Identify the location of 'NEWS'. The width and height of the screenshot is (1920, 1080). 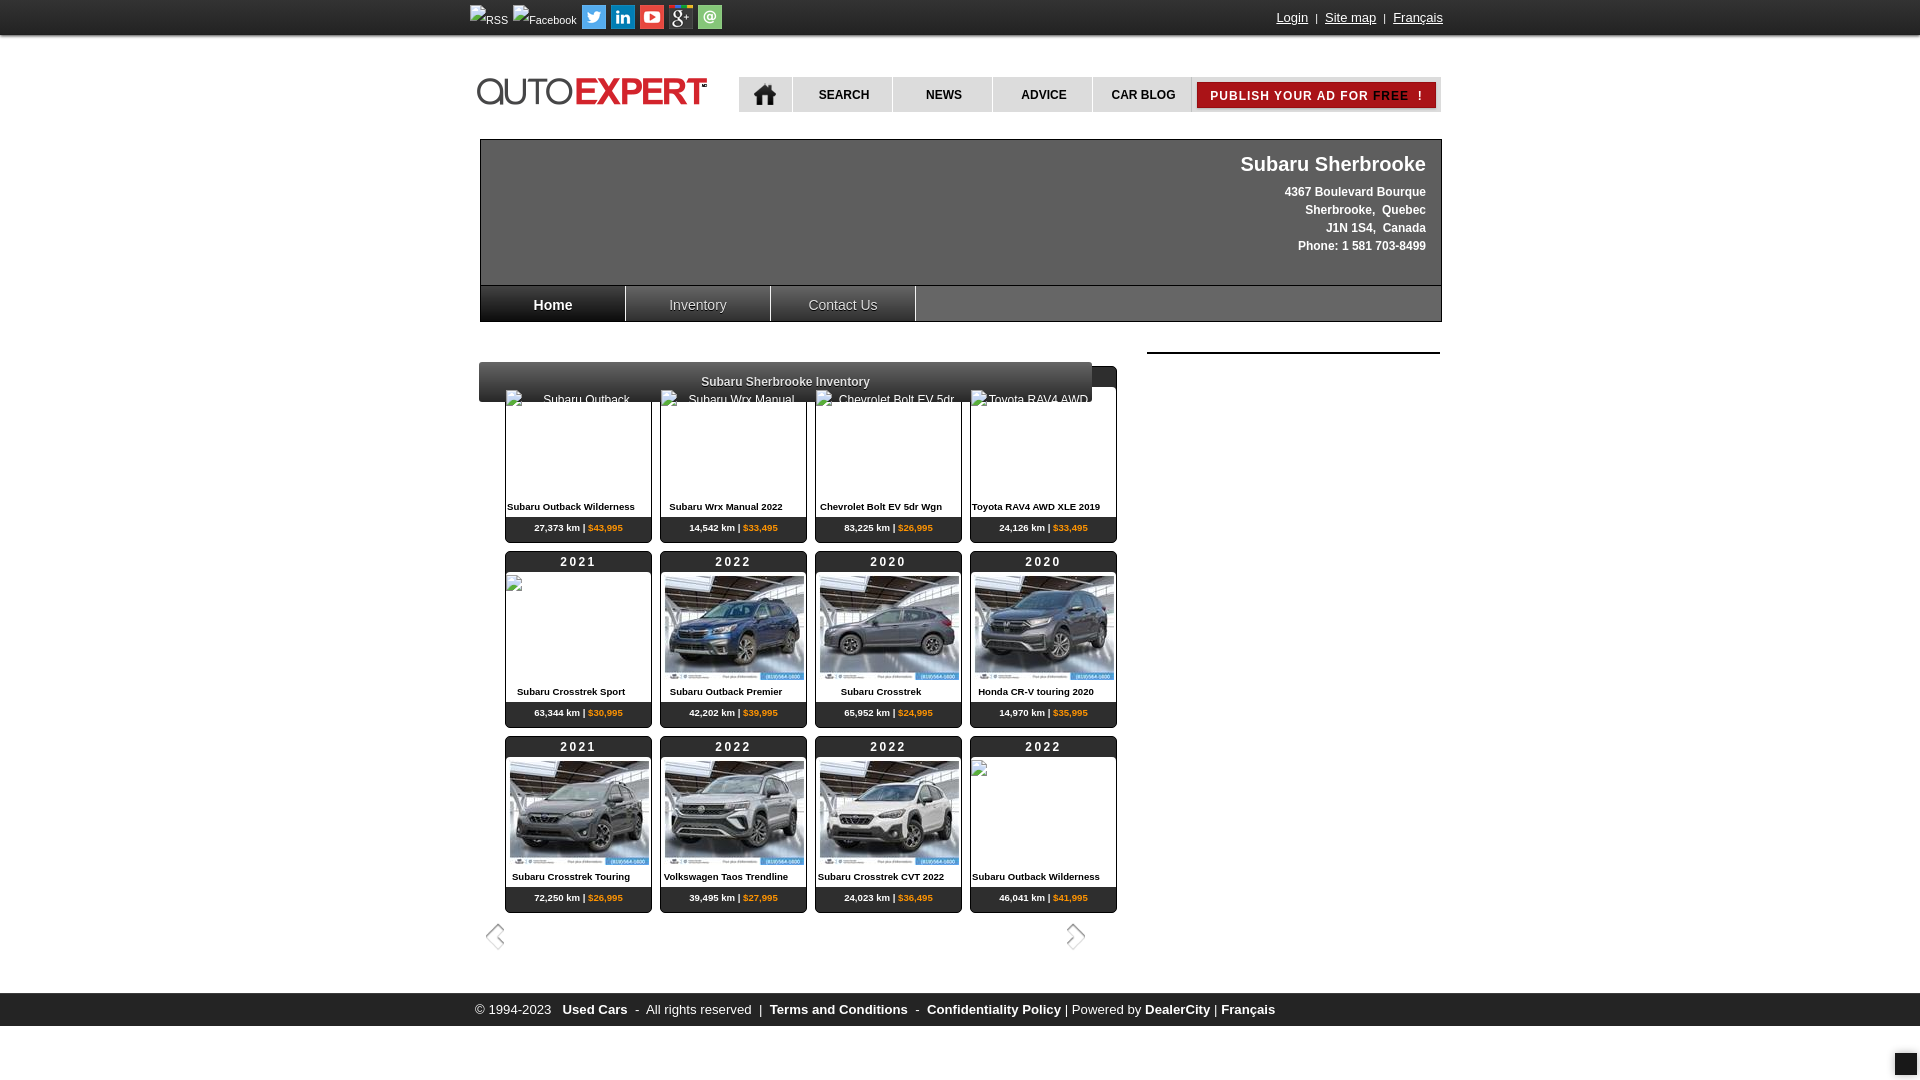
(940, 94).